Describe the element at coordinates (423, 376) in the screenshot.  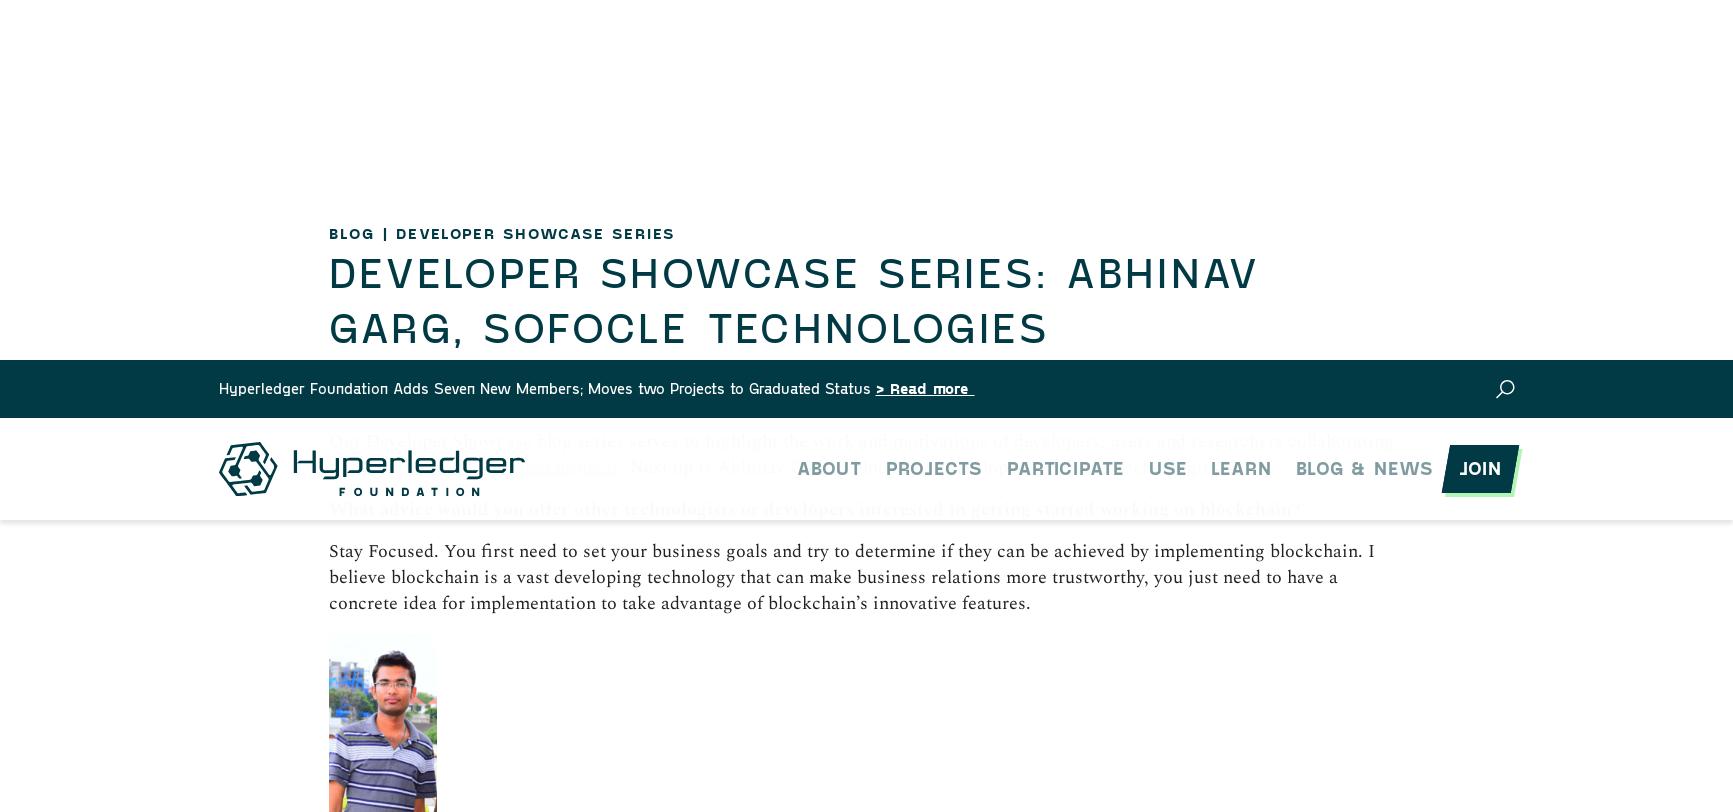
I see `'Research'` at that location.